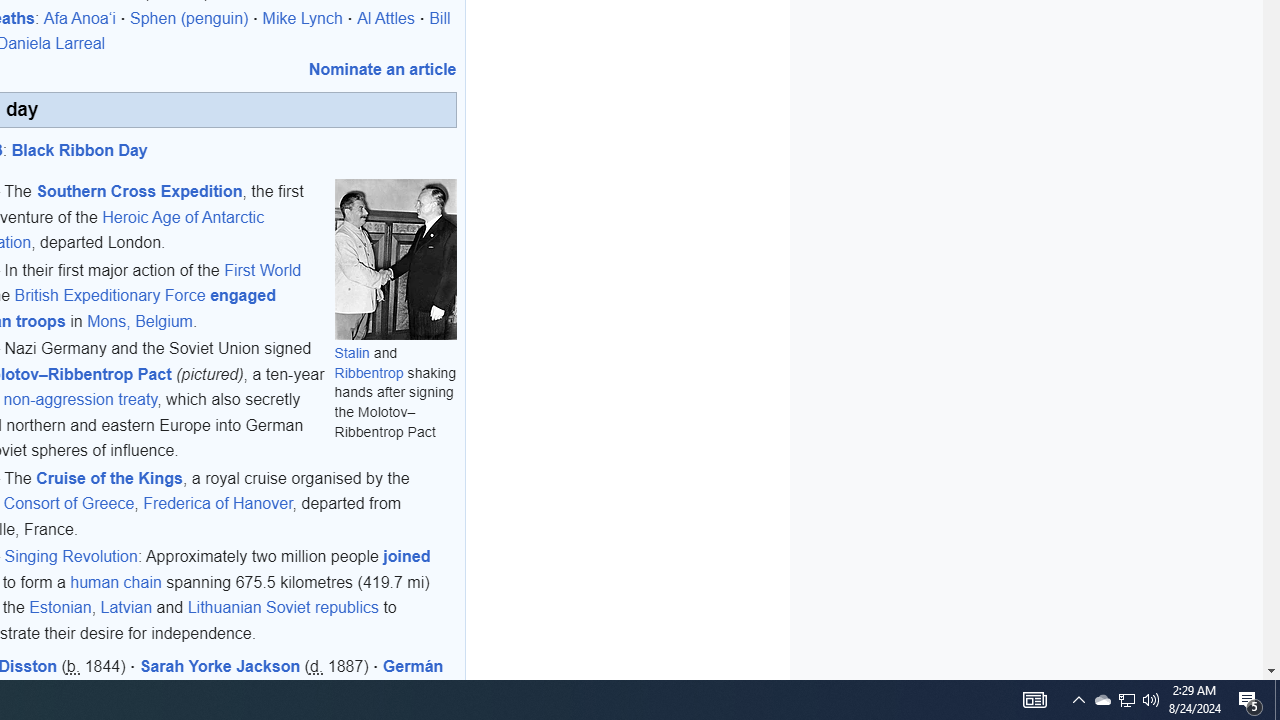 This screenshot has width=1280, height=720. Describe the element at coordinates (71, 556) in the screenshot. I see `'Singing Revolution'` at that location.